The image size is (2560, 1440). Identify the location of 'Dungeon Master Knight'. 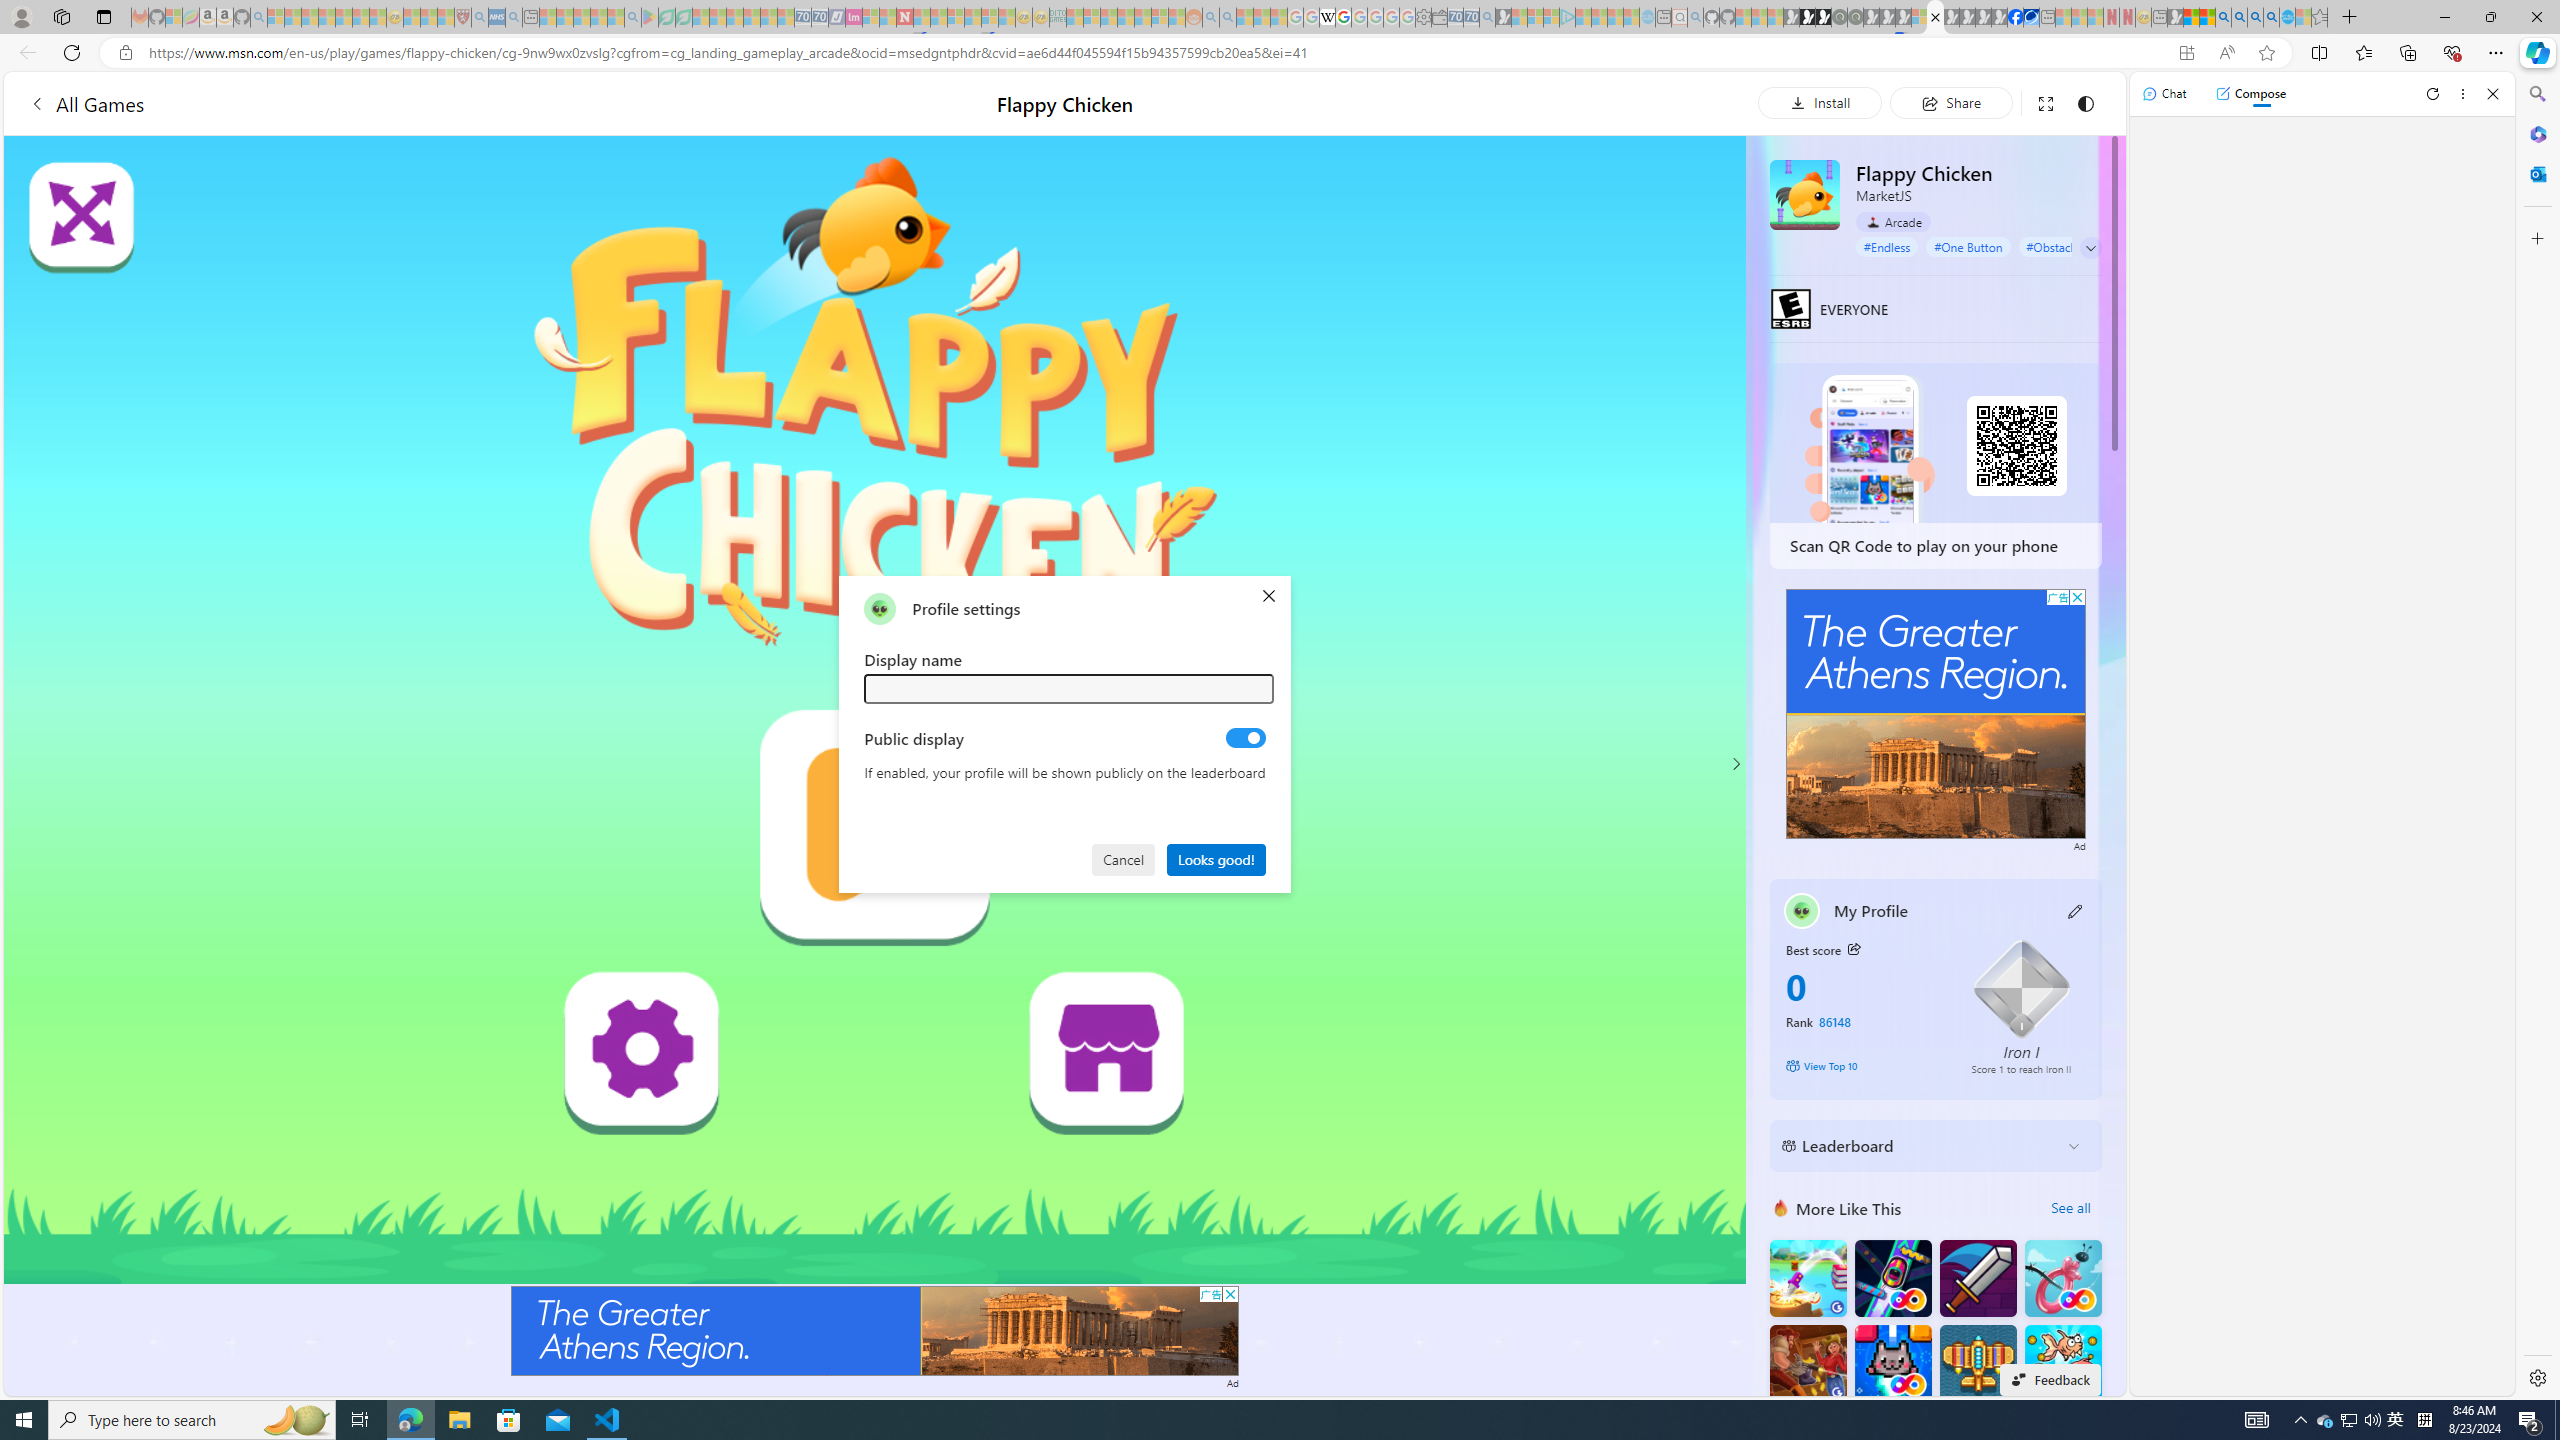
(1977, 1278).